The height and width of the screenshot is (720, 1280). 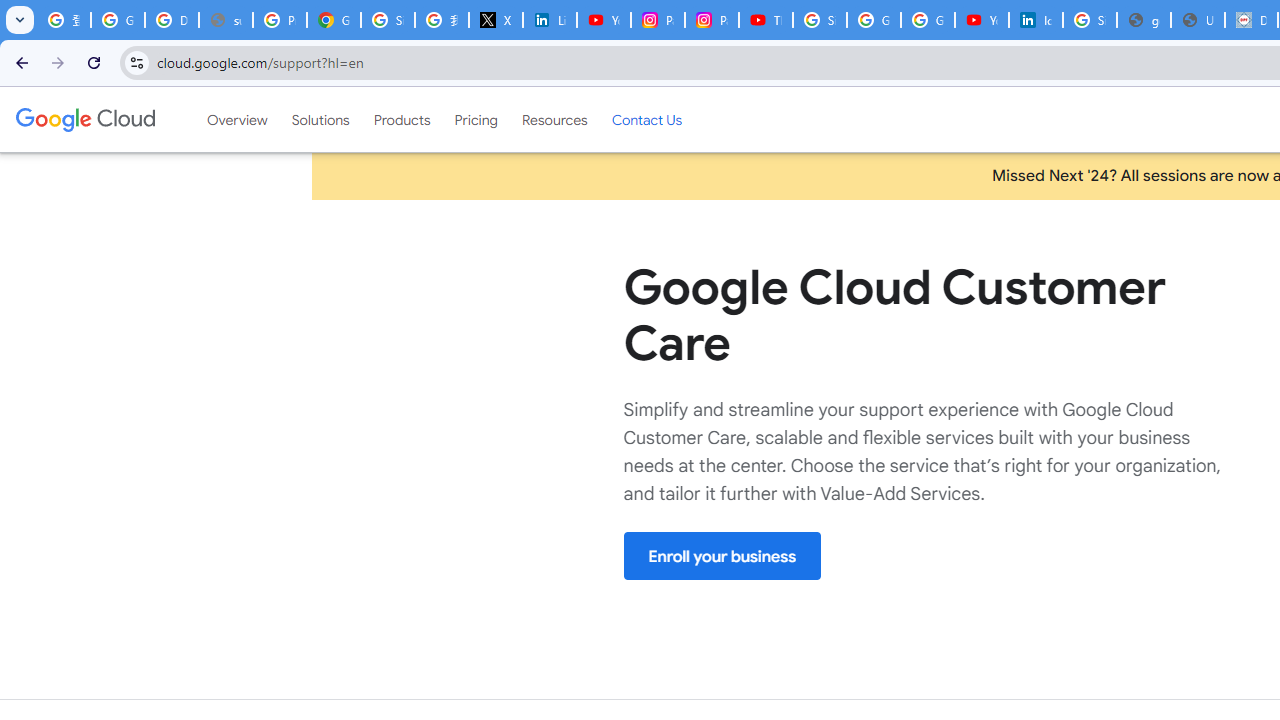 What do you see at coordinates (1198, 20) in the screenshot?
I see `'User Details'` at bounding box center [1198, 20].